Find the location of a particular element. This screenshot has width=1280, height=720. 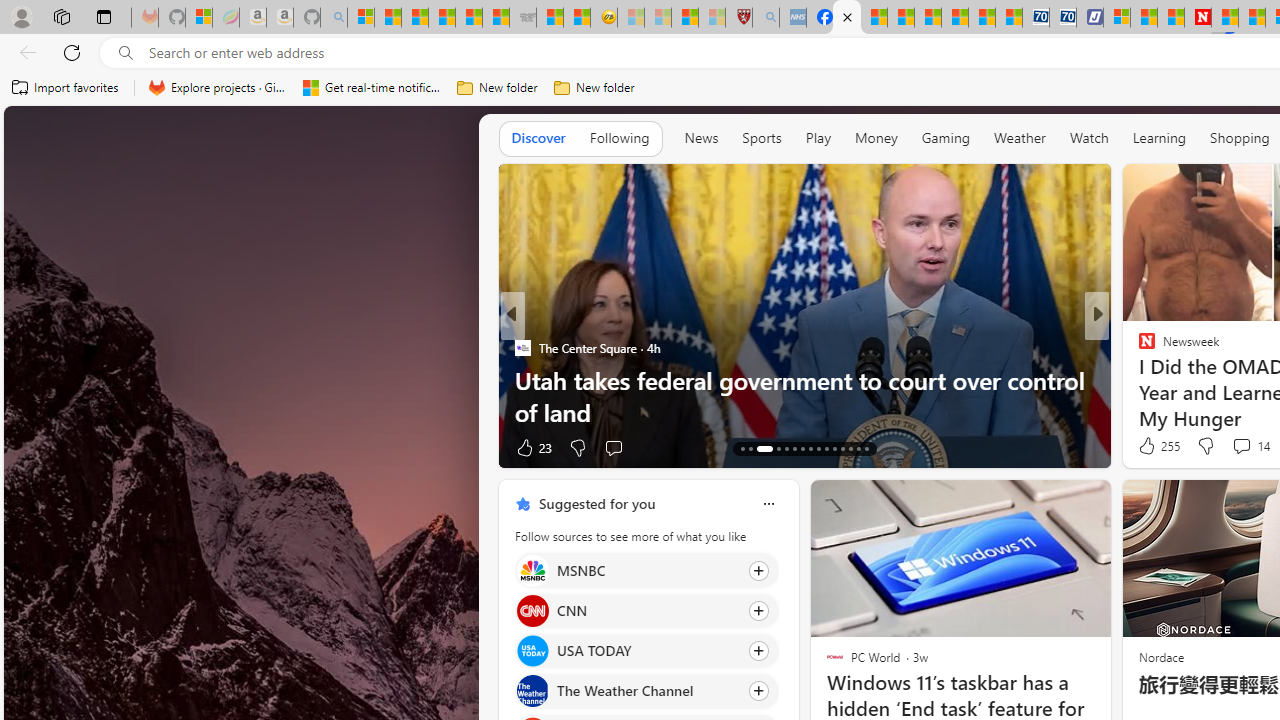

'AutomationID: tab-66' is located at coordinates (742, 447).